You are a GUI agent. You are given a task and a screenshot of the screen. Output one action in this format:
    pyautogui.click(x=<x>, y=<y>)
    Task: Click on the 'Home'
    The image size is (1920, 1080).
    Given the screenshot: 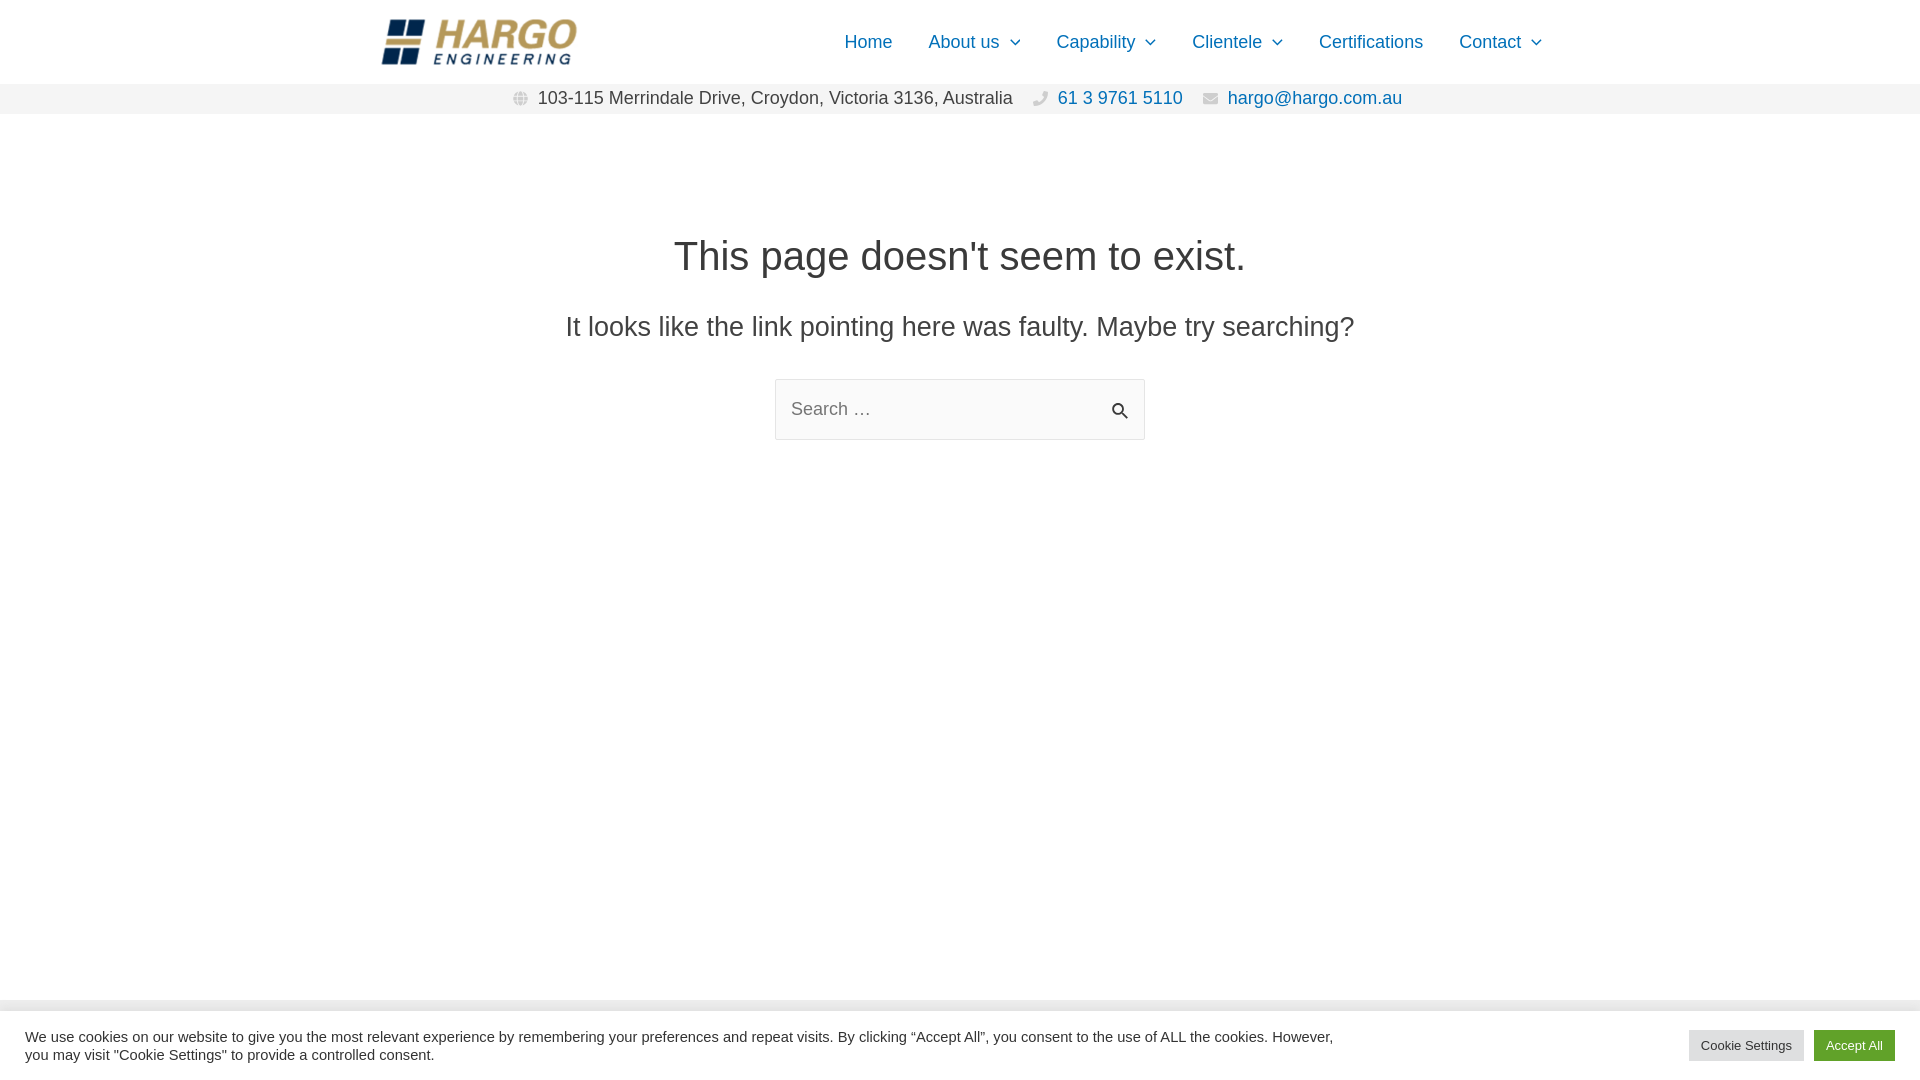 What is the action you would take?
    pyautogui.click(x=868, y=41)
    